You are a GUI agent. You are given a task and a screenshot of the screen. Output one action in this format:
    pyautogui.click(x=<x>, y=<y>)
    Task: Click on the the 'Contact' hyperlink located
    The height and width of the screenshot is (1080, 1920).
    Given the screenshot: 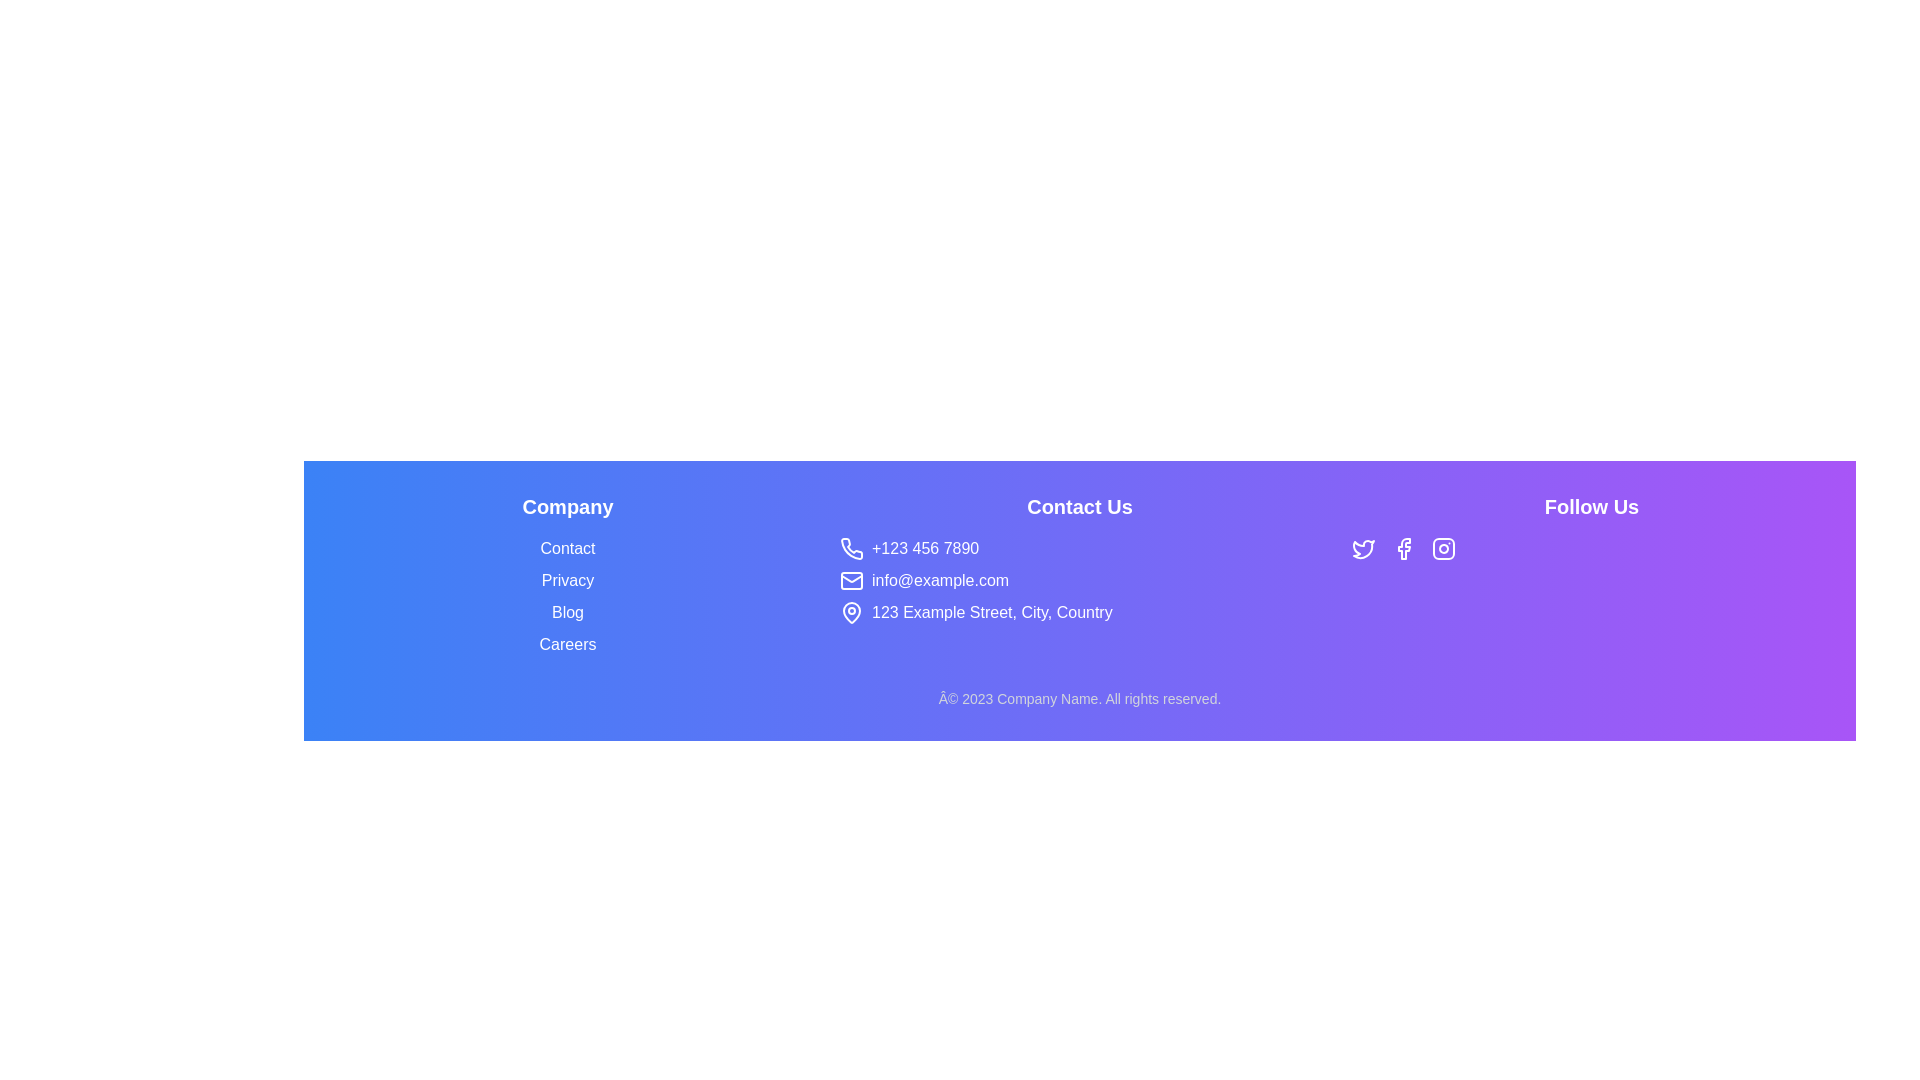 What is the action you would take?
    pyautogui.click(x=566, y=548)
    